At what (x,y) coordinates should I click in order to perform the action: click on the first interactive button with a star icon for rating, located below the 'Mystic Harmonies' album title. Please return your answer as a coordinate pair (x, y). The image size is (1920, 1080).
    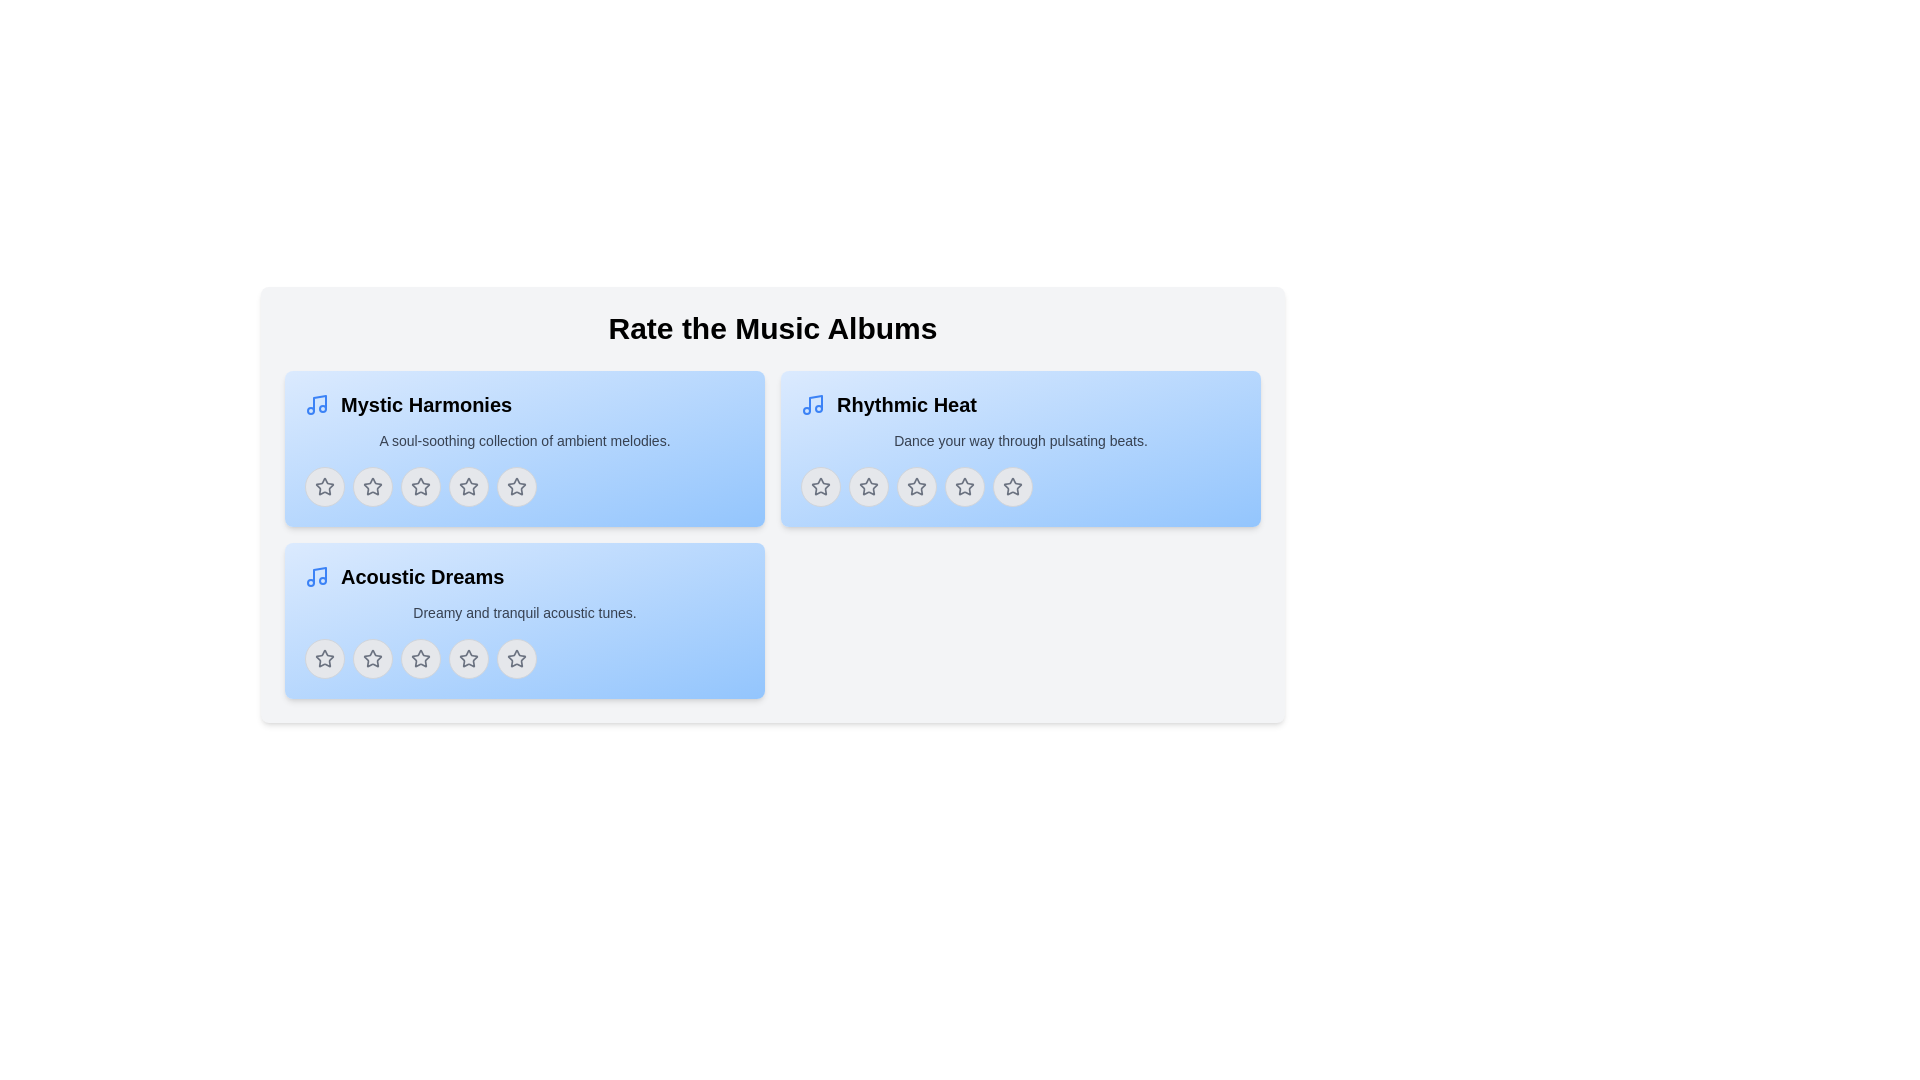
    Looking at the image, I should click on (325, 486).